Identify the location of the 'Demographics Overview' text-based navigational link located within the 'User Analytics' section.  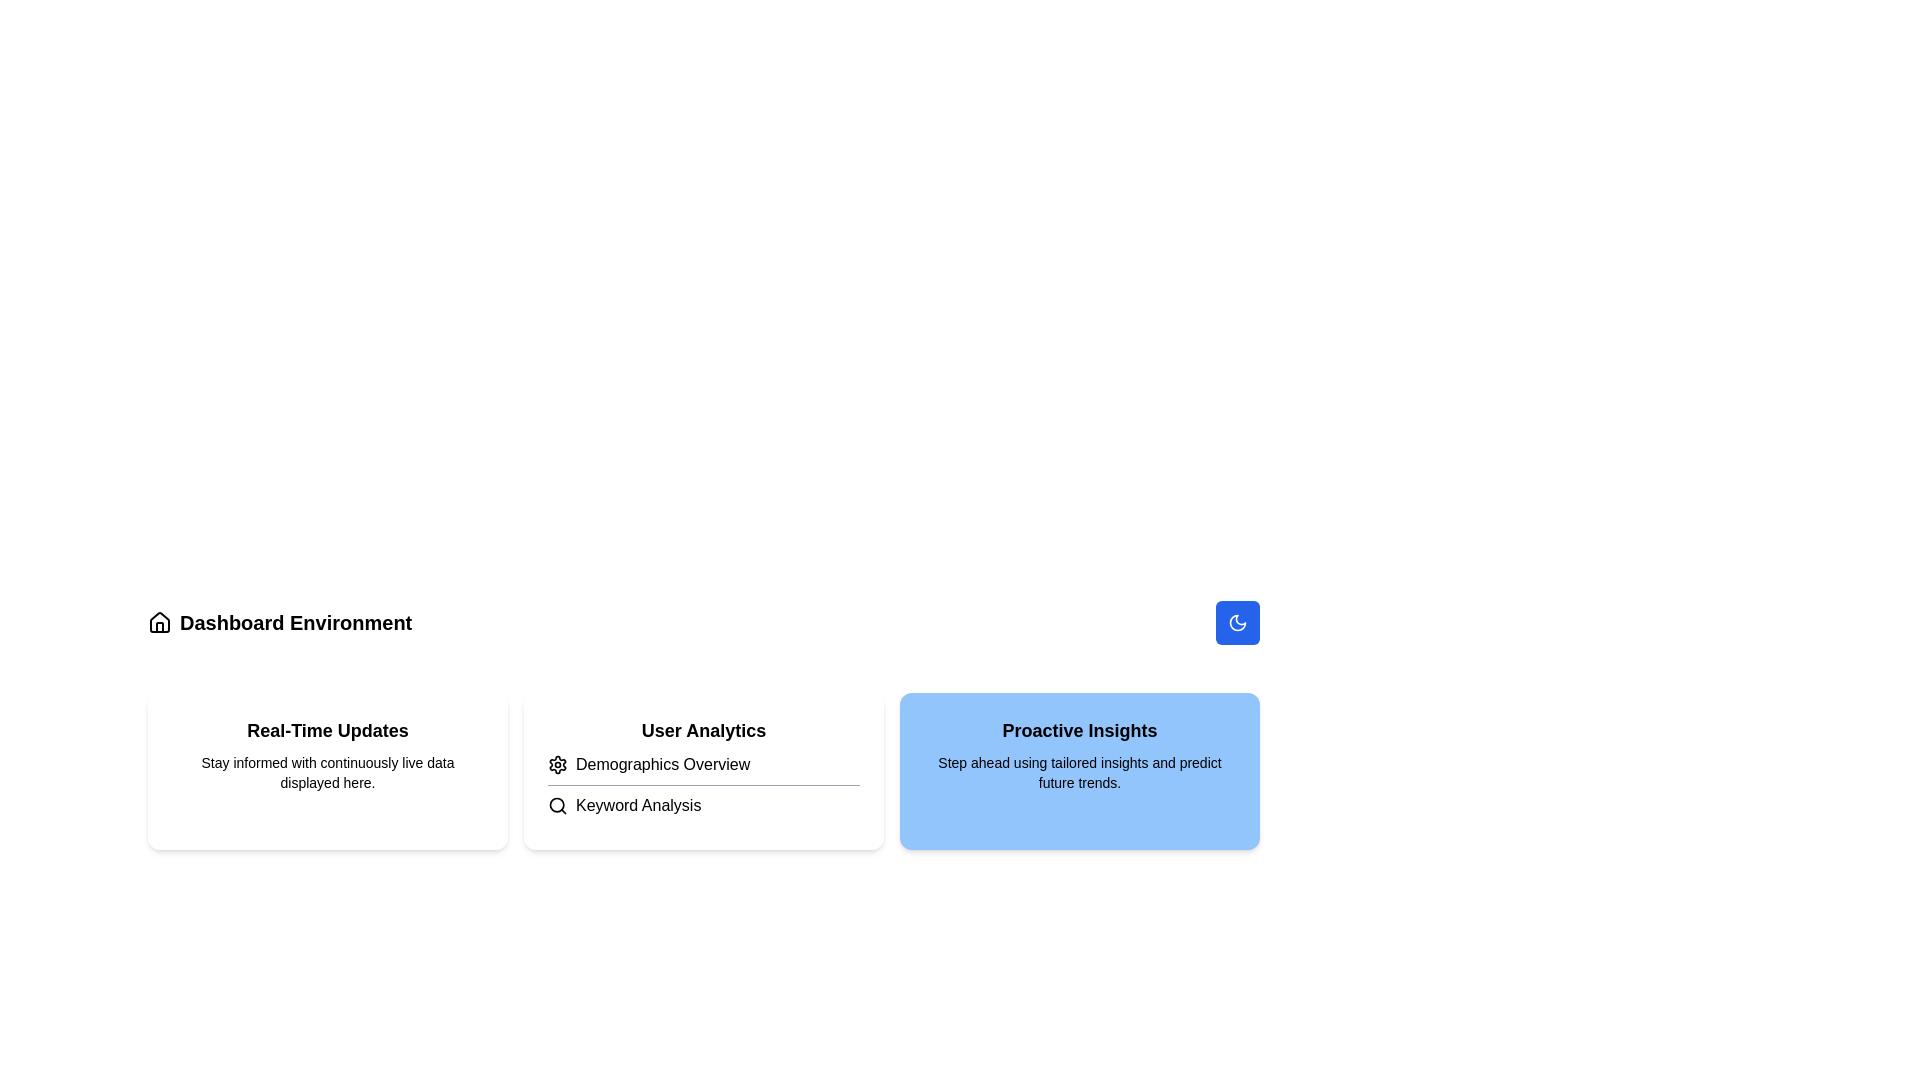
(704, 784).